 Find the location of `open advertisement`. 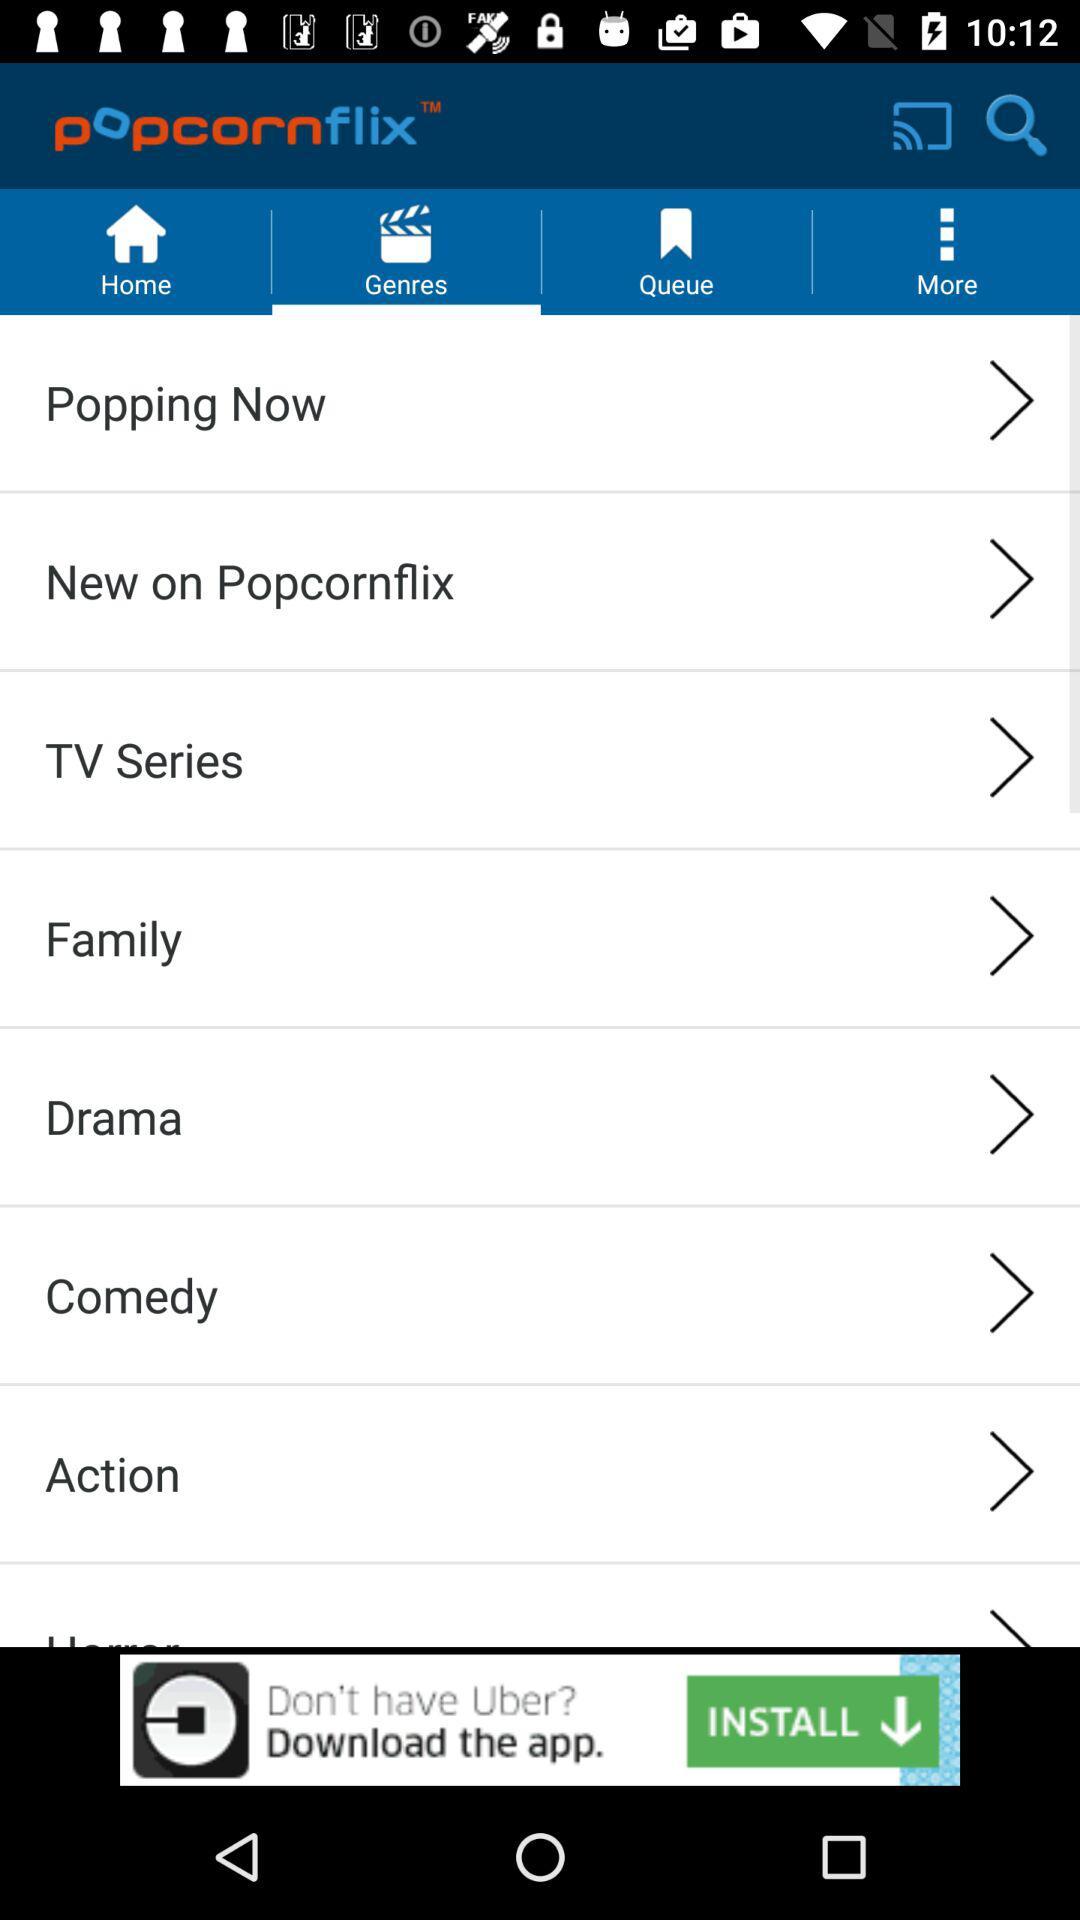

open advertisement is located at coordinates (540, 1719).